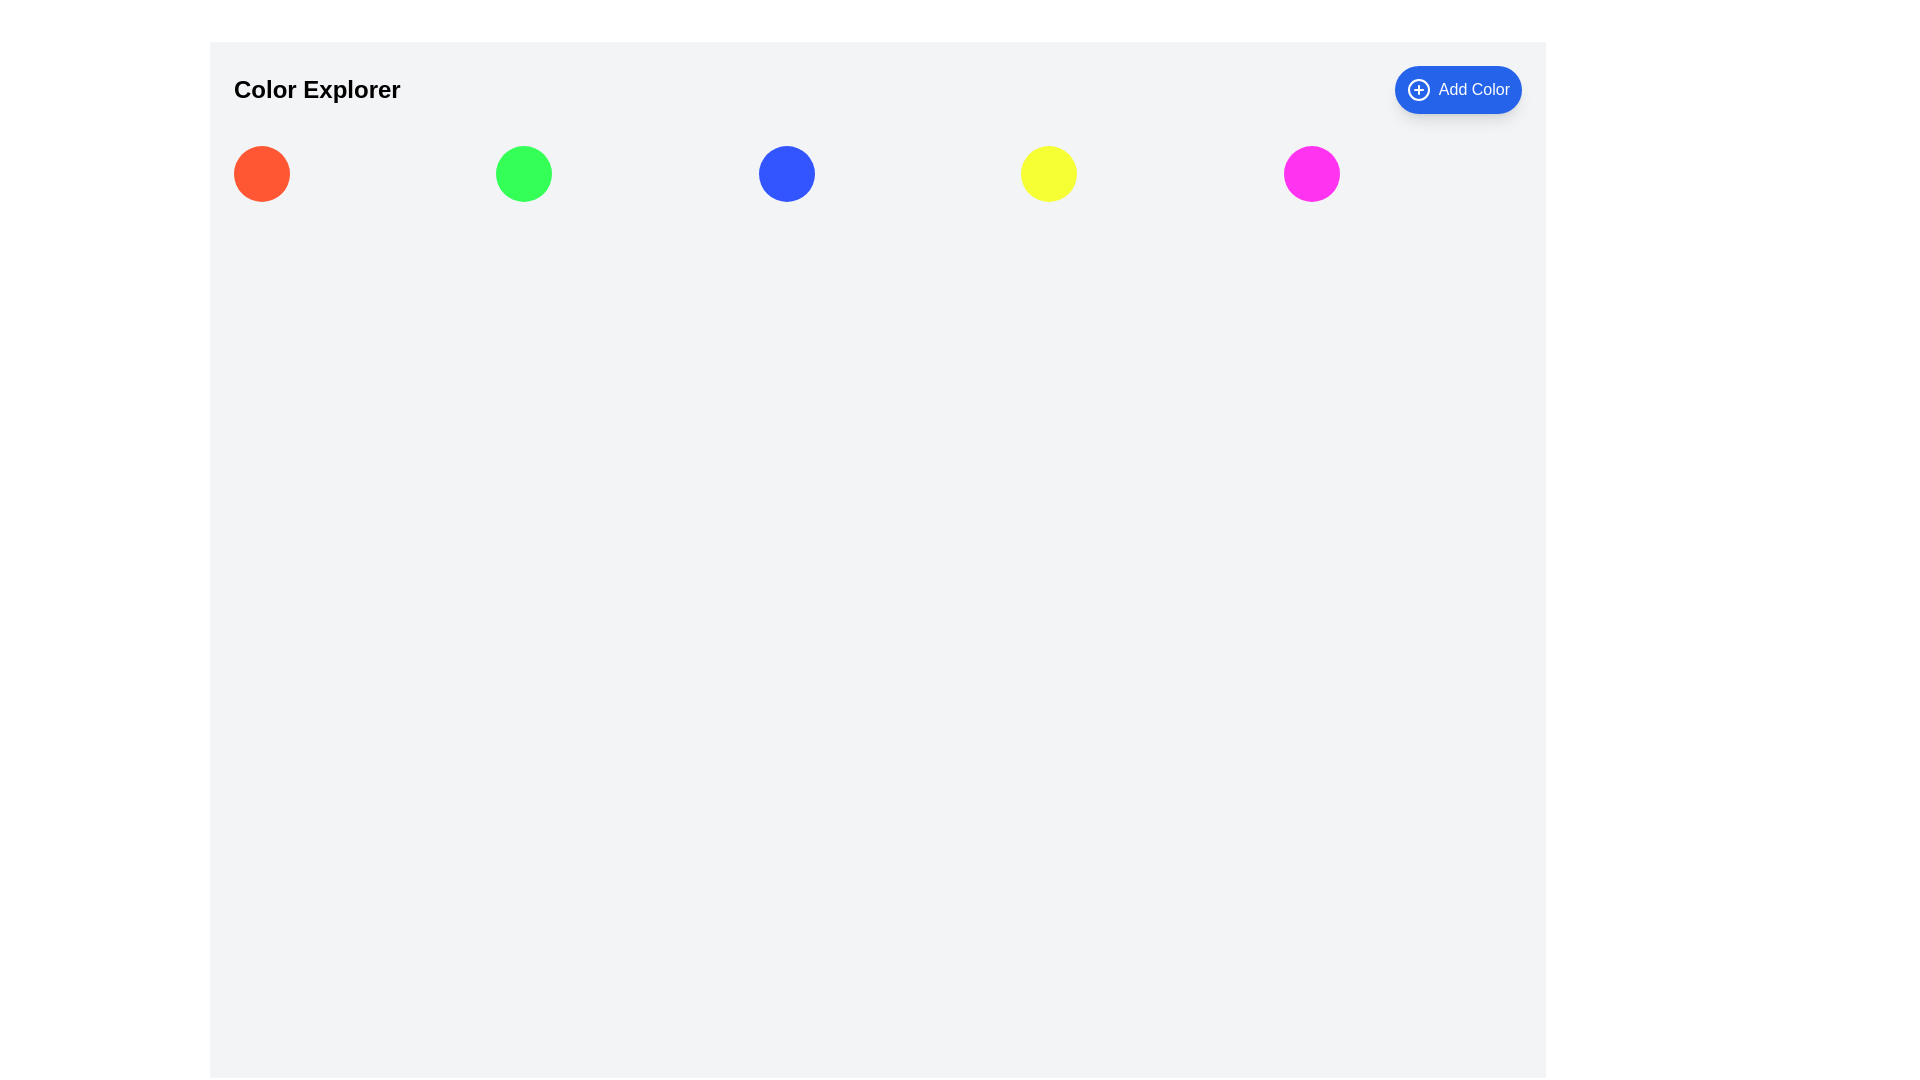  What do you see at coordinates (261, 172) in the screenshot?
I see `the first color option in the grid display` at bounding box center [261, 172].